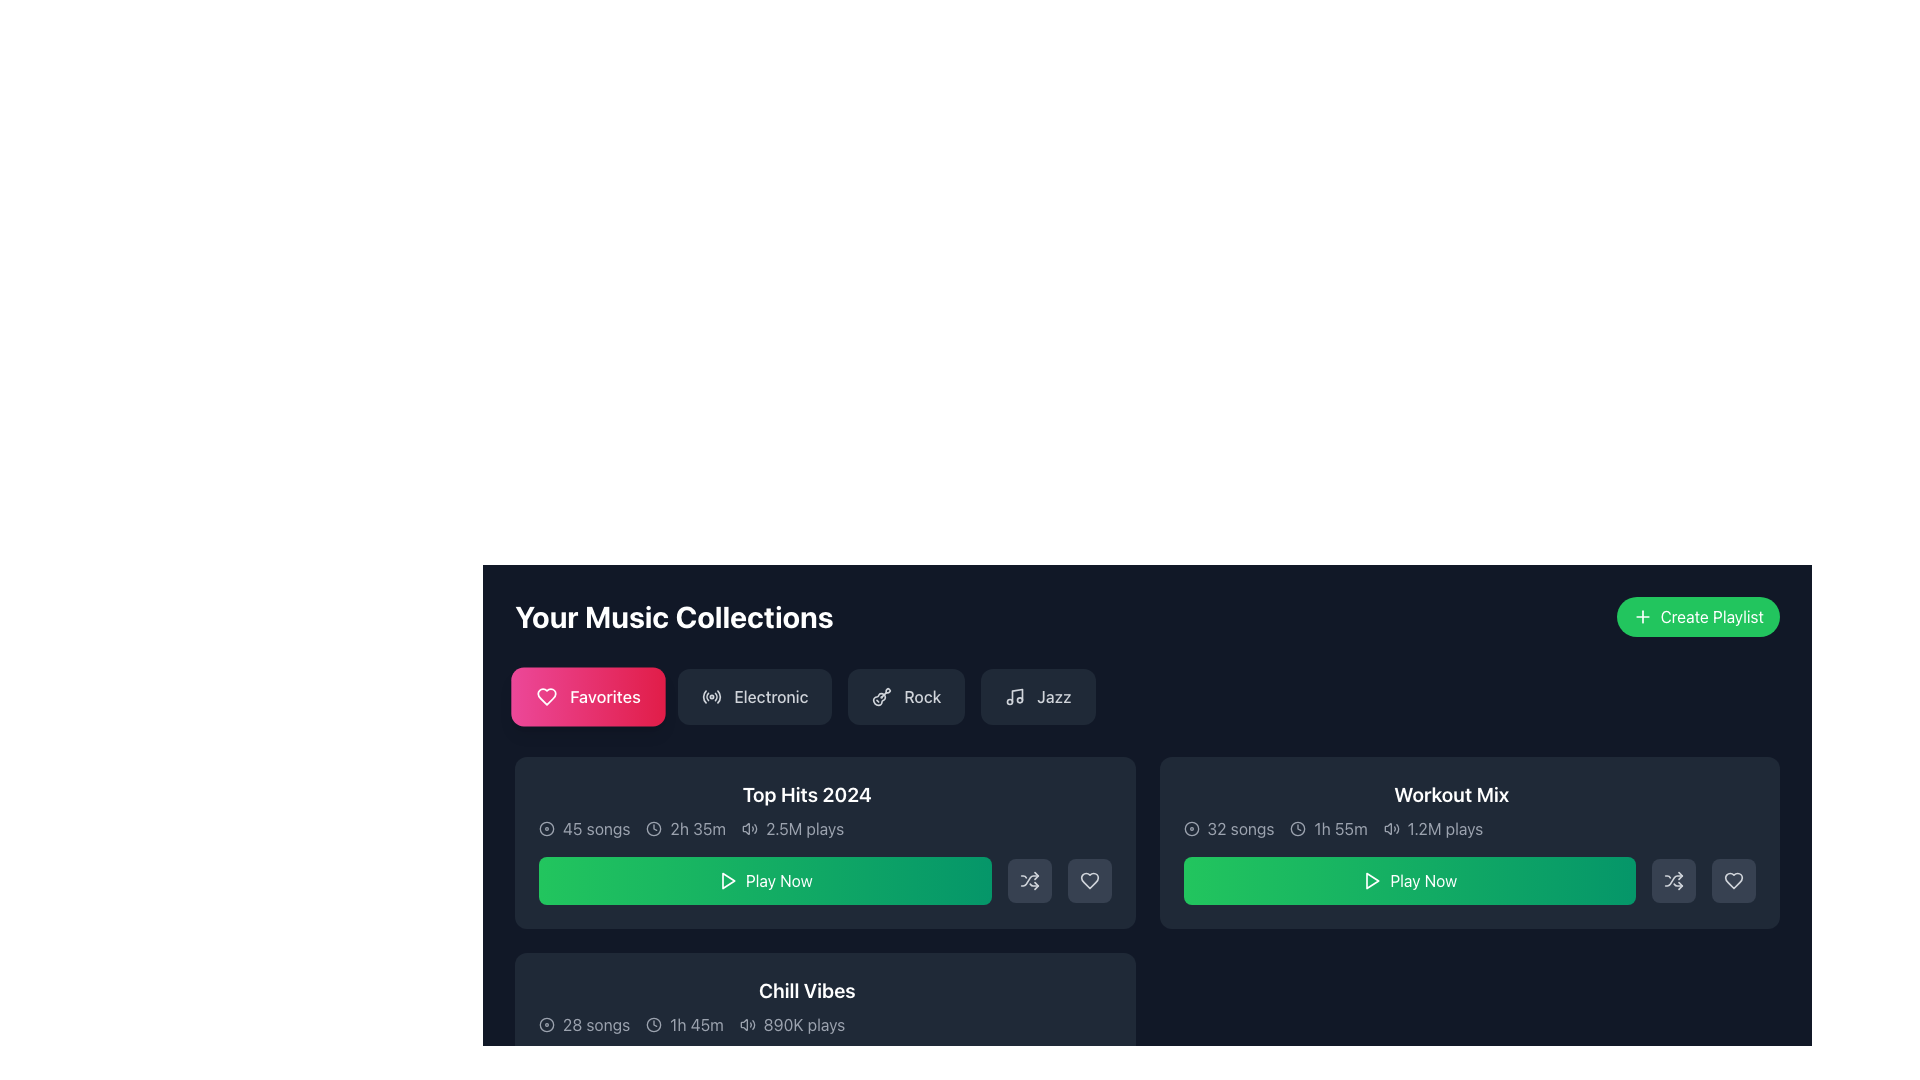 This screenshot has height=1080, width=1920. Describe the element at coordinates (745, 829) in the screenshot. I see `the volume or sound level adjustment icon located in the card labeled 'Top Hits 2024', near the center of the bottom half` at that location.